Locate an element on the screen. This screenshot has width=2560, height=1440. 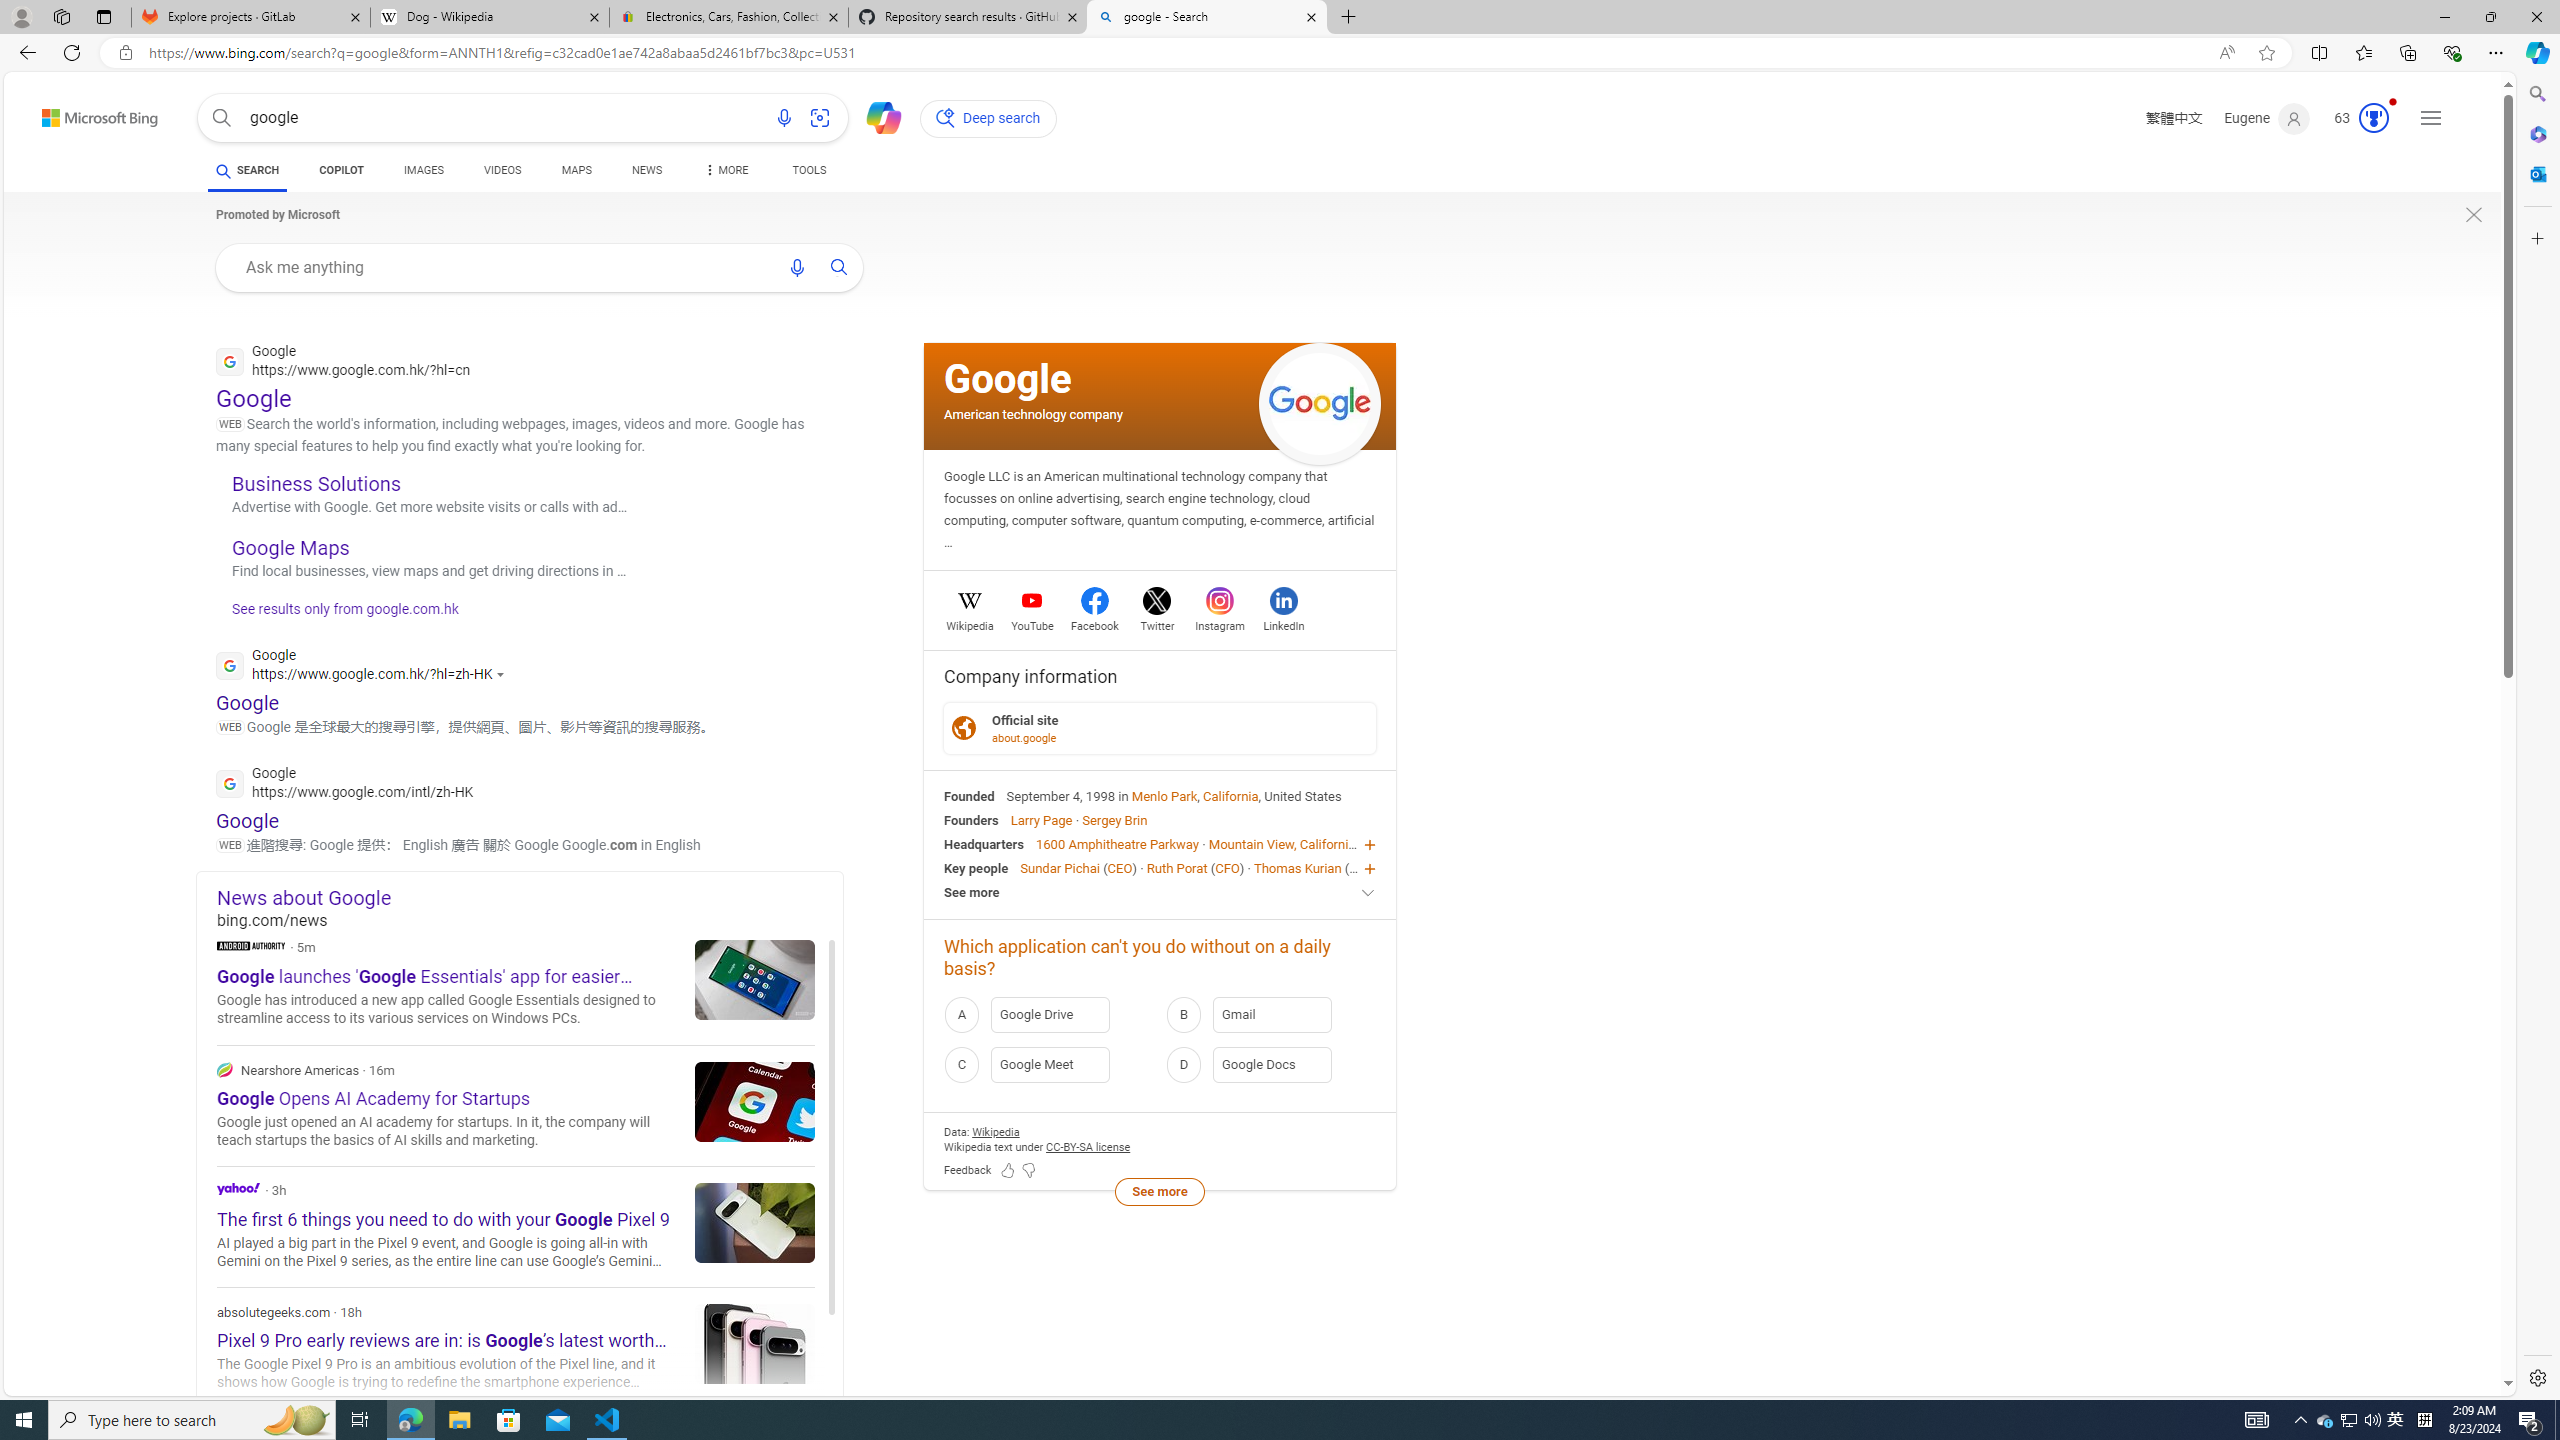
'A Google Drive' is located at coordinates (1048, 1014).